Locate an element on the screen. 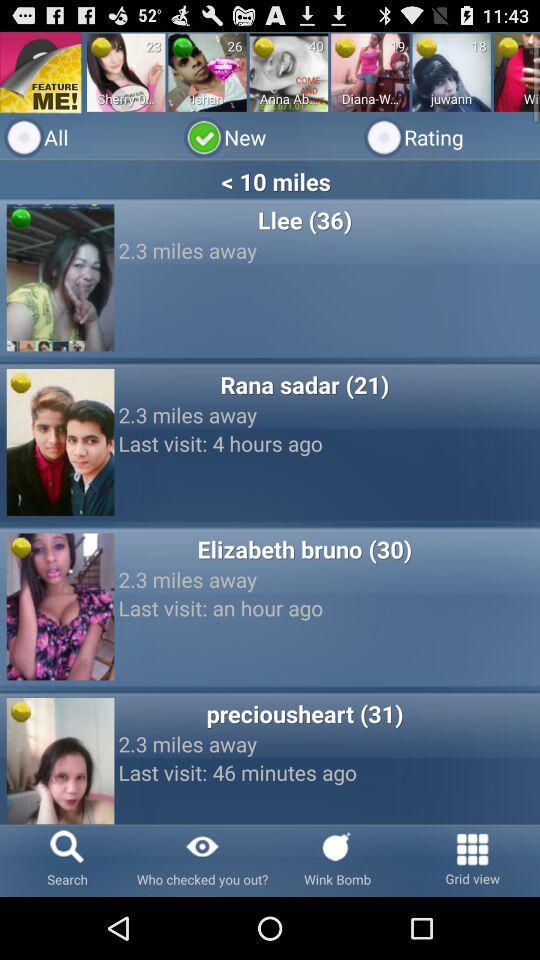  icon above the ishan item is located at coordinates (182, 46).